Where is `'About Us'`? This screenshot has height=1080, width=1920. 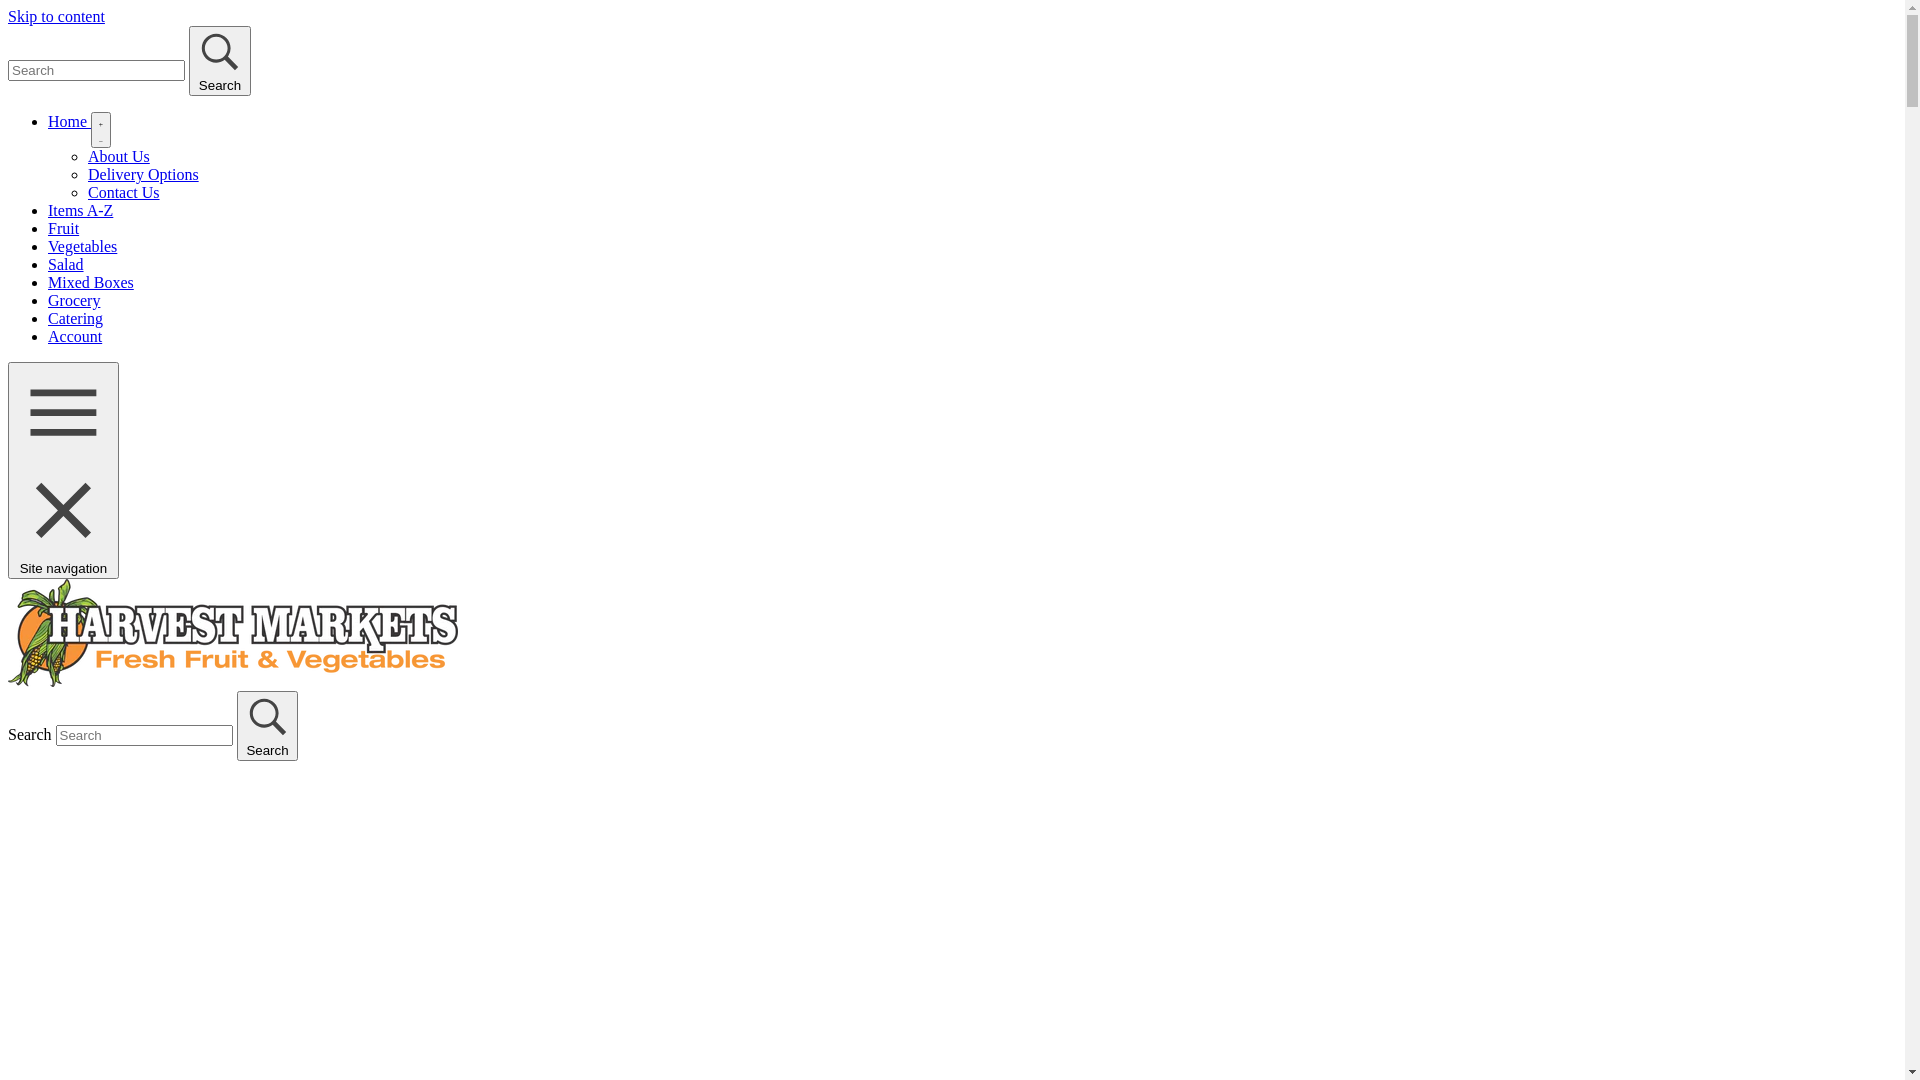
'About Us' is located at coordinates (118, 155).